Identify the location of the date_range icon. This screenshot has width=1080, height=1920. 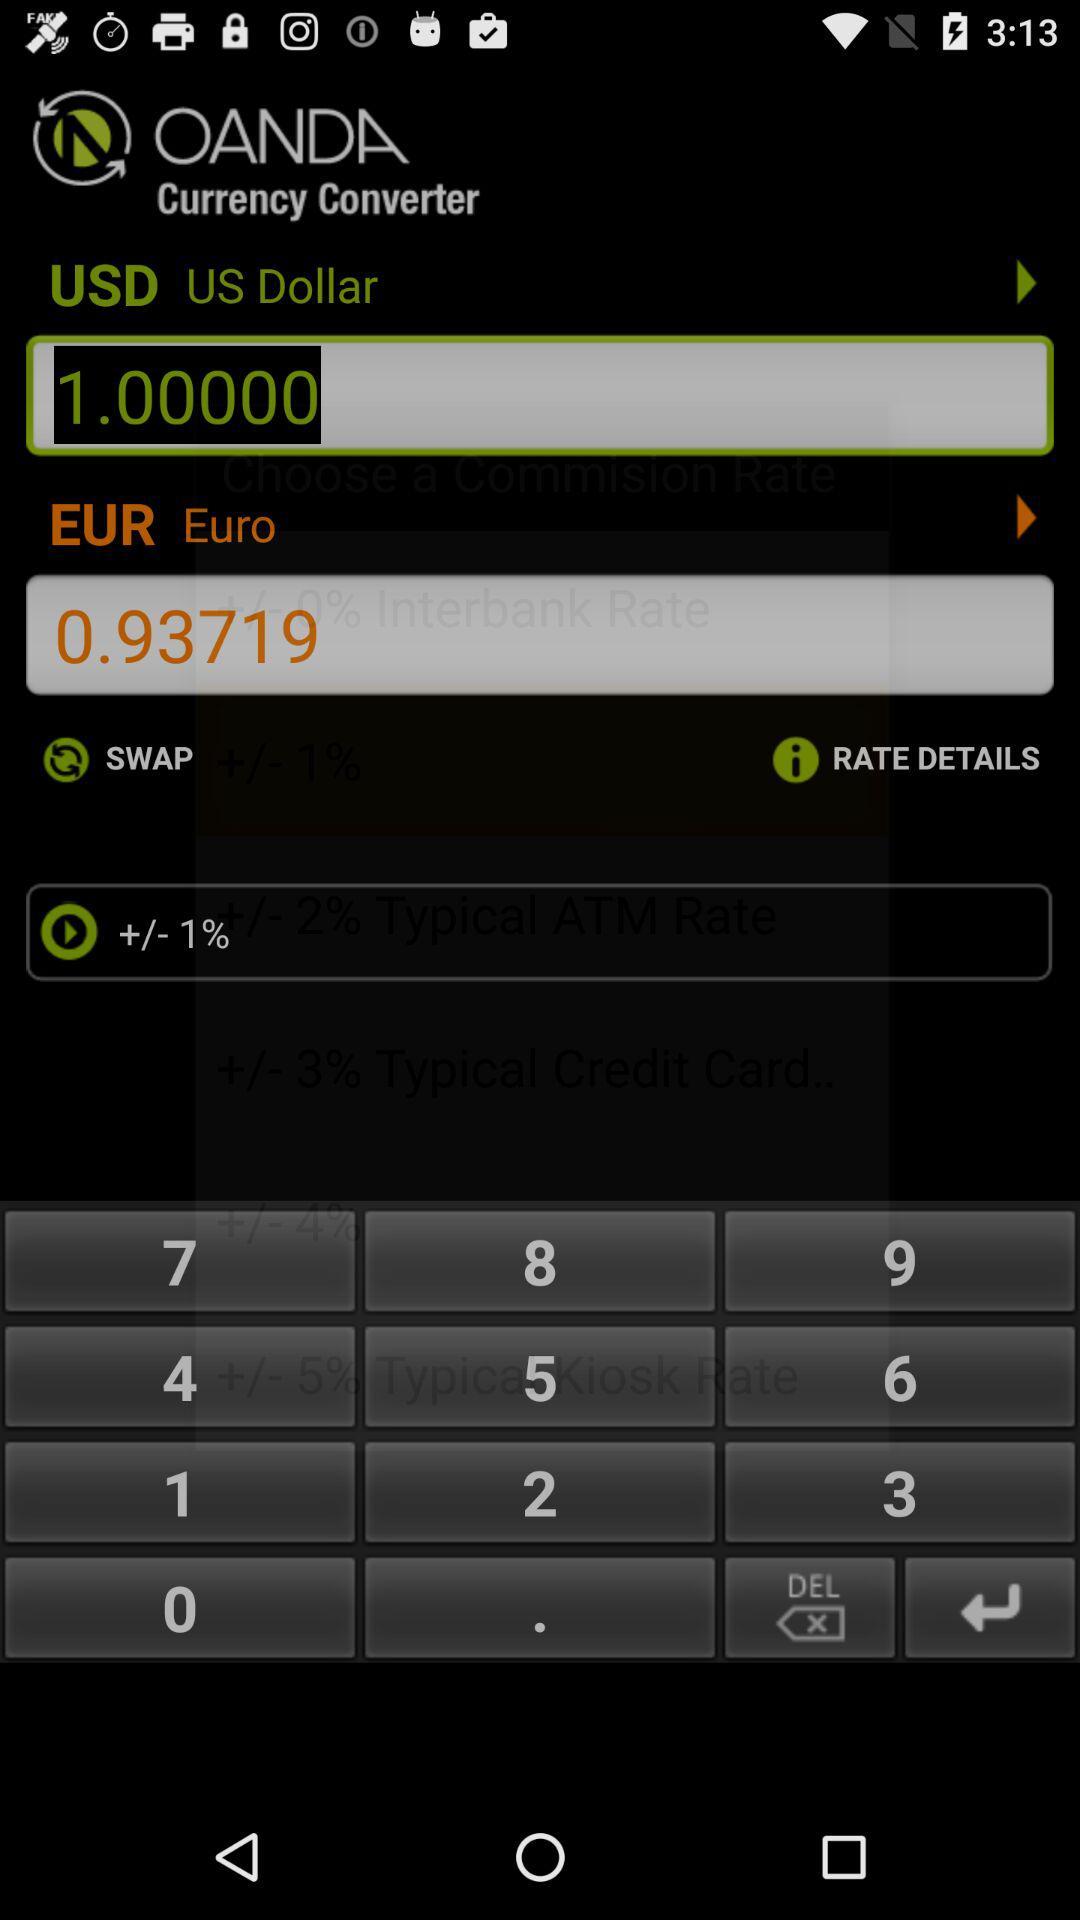
(810, 1716).